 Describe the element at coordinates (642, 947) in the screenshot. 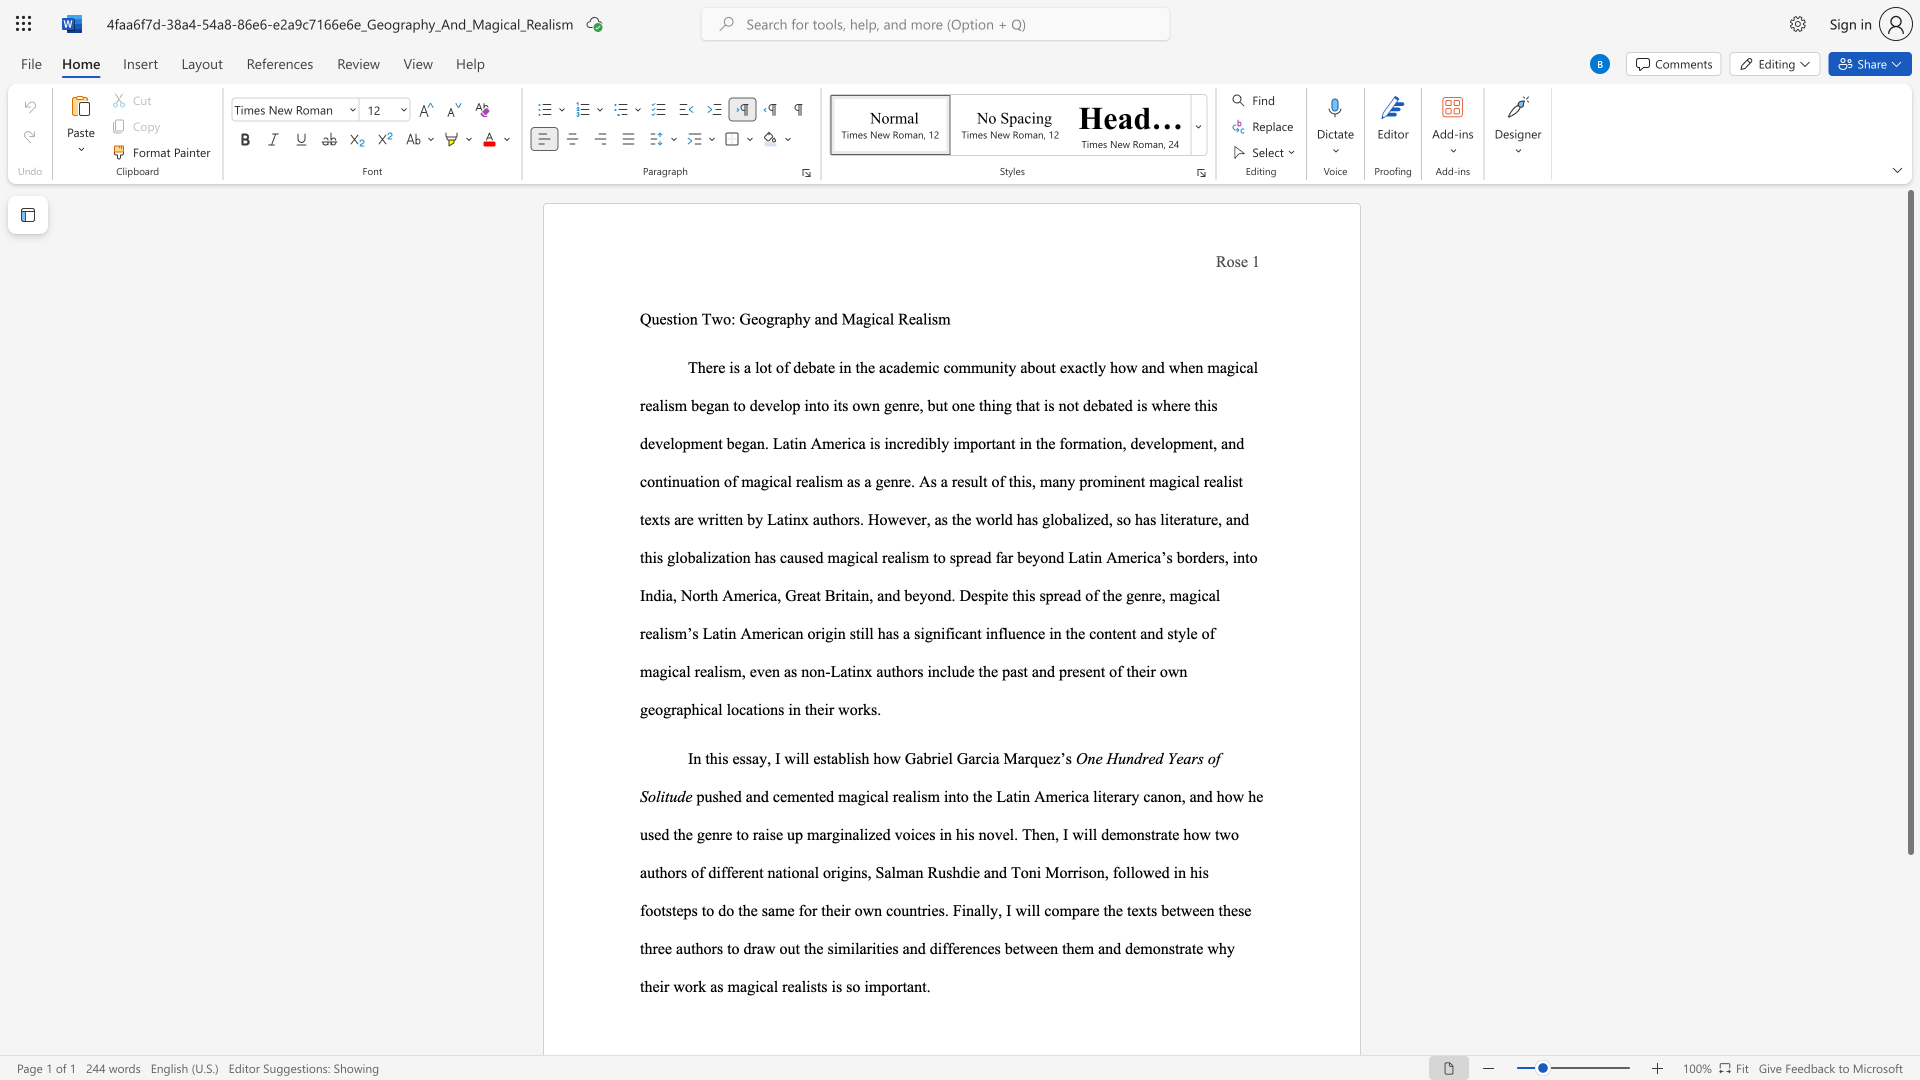

I see `the 10th character "t" in the text` at that location.